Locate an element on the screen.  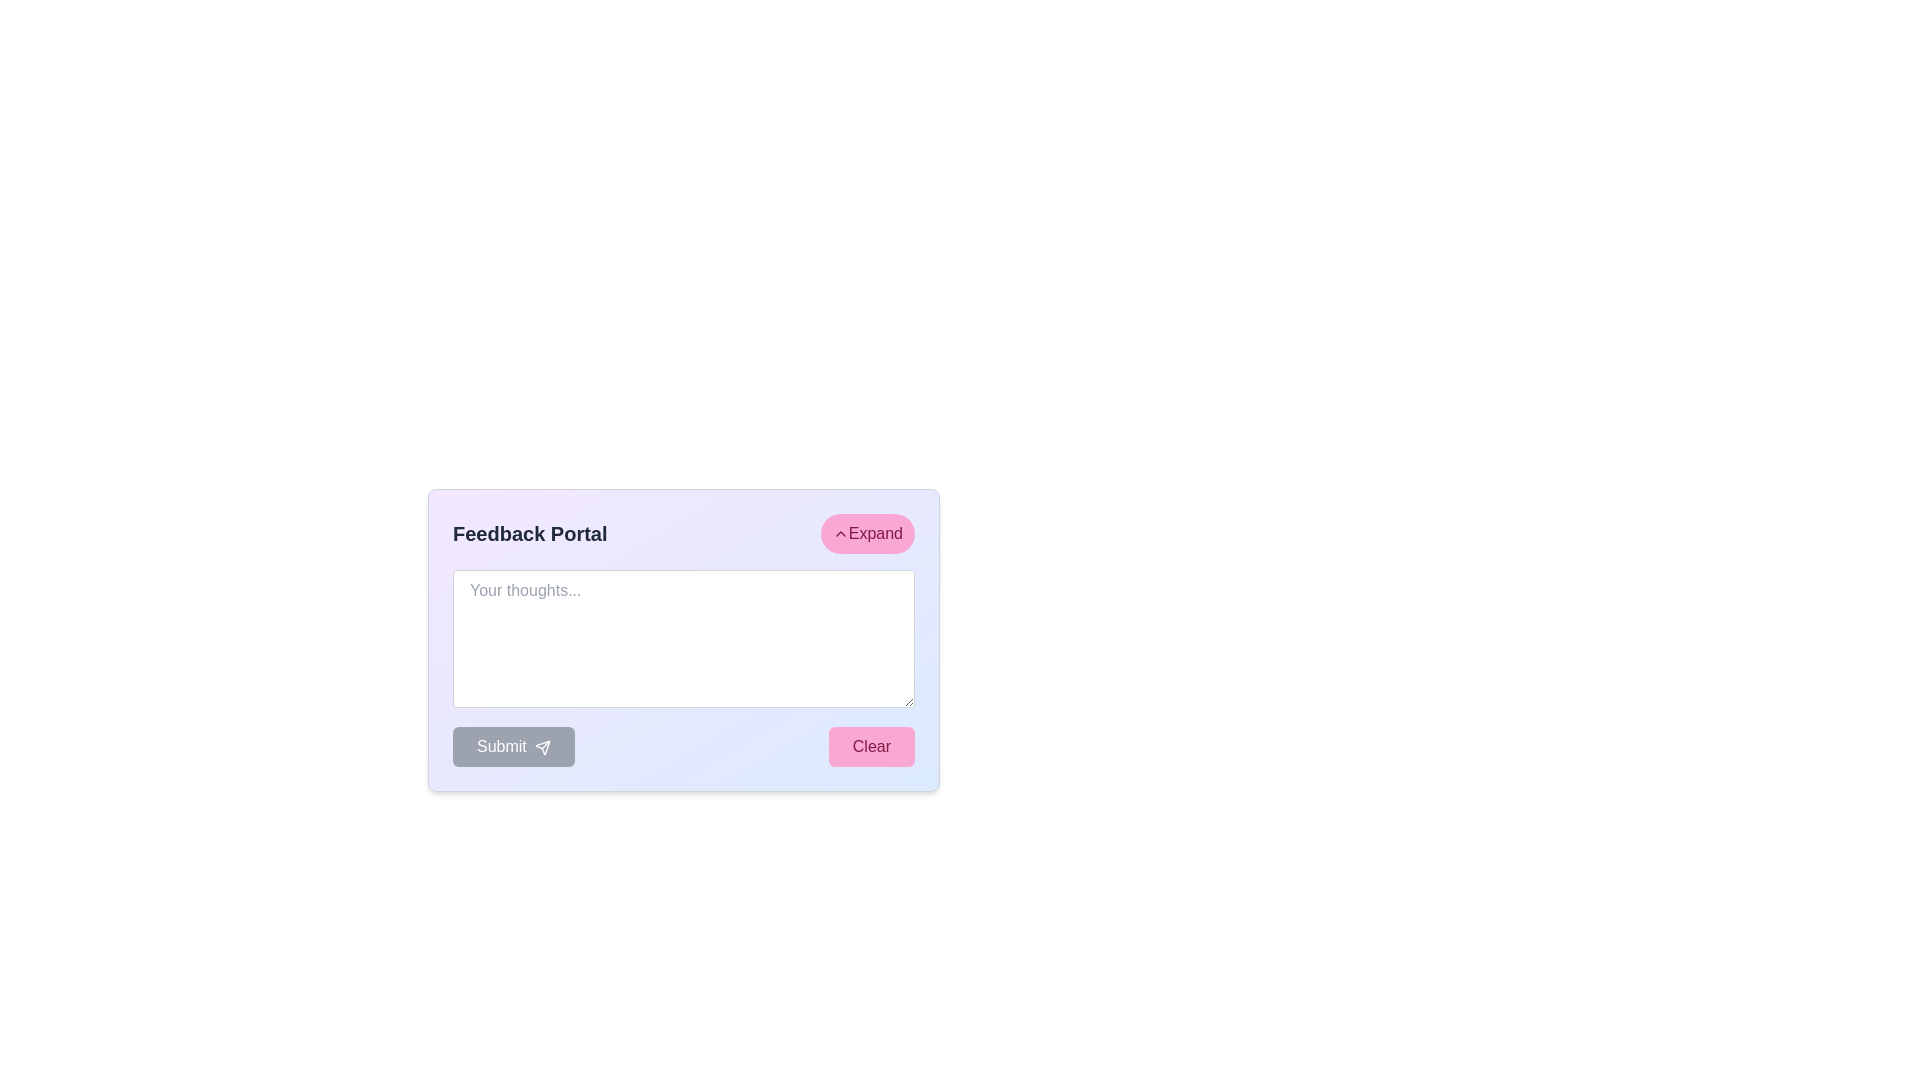
the 'Submit' button by clicking on the graphical icon that signifies sending or submitting the content is located at coordinates (543, 747).